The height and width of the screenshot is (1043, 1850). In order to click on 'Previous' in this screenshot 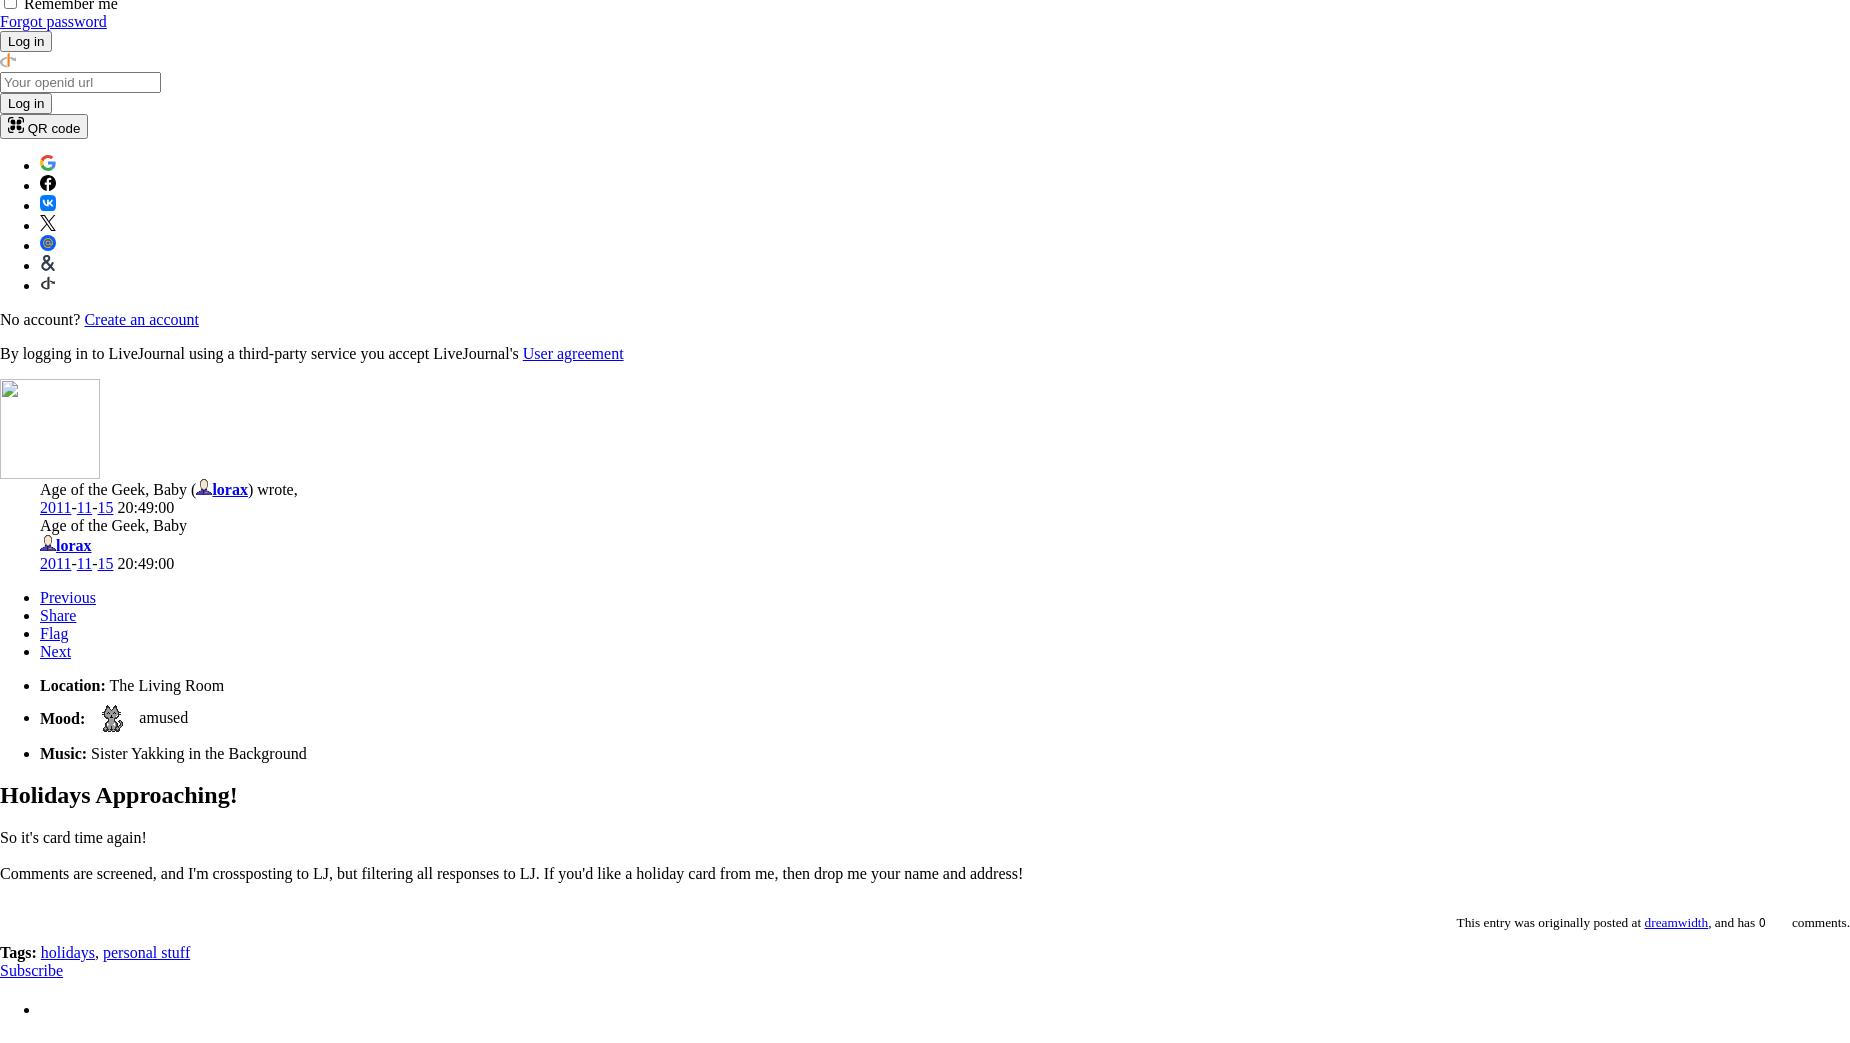, I will do `click(67, 596)`.